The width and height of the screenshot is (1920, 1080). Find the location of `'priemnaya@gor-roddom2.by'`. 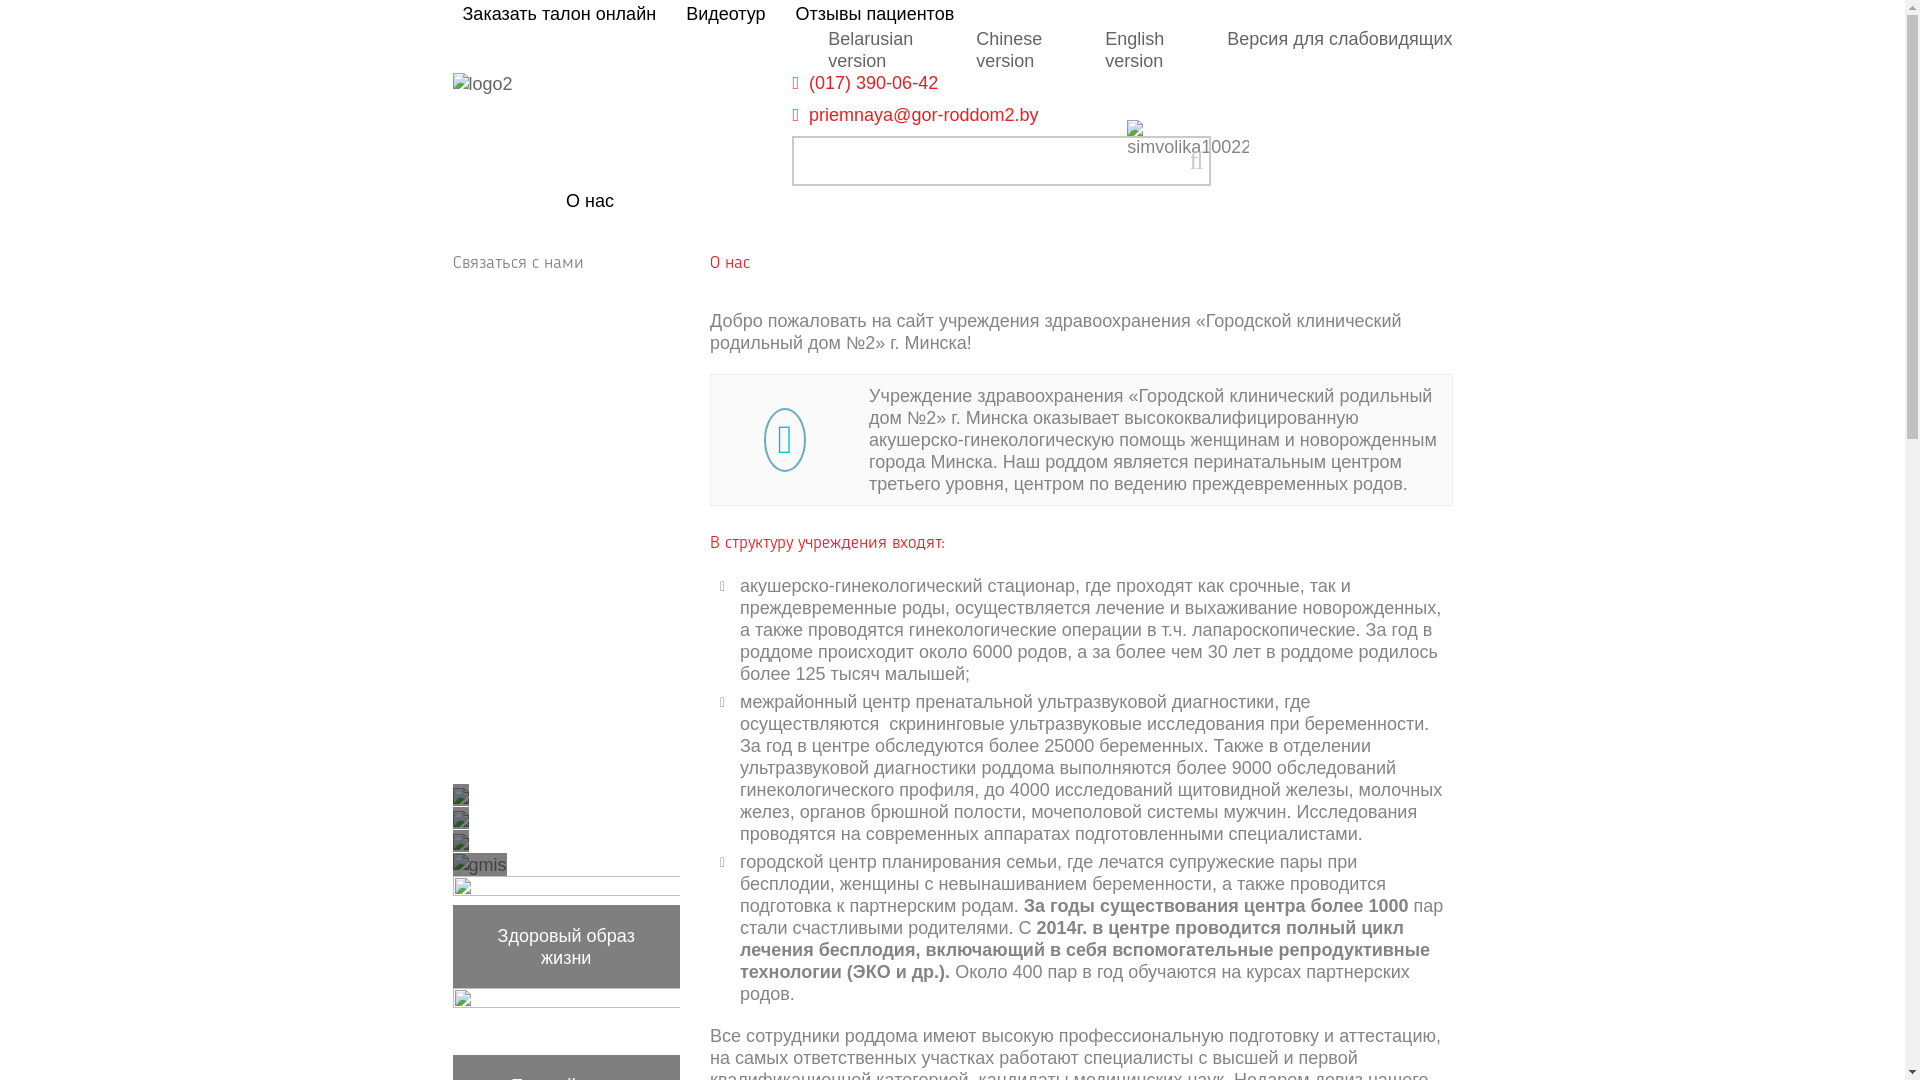

'priemnaya@gor-roddom2.by' is located at coordinates (922, 115).